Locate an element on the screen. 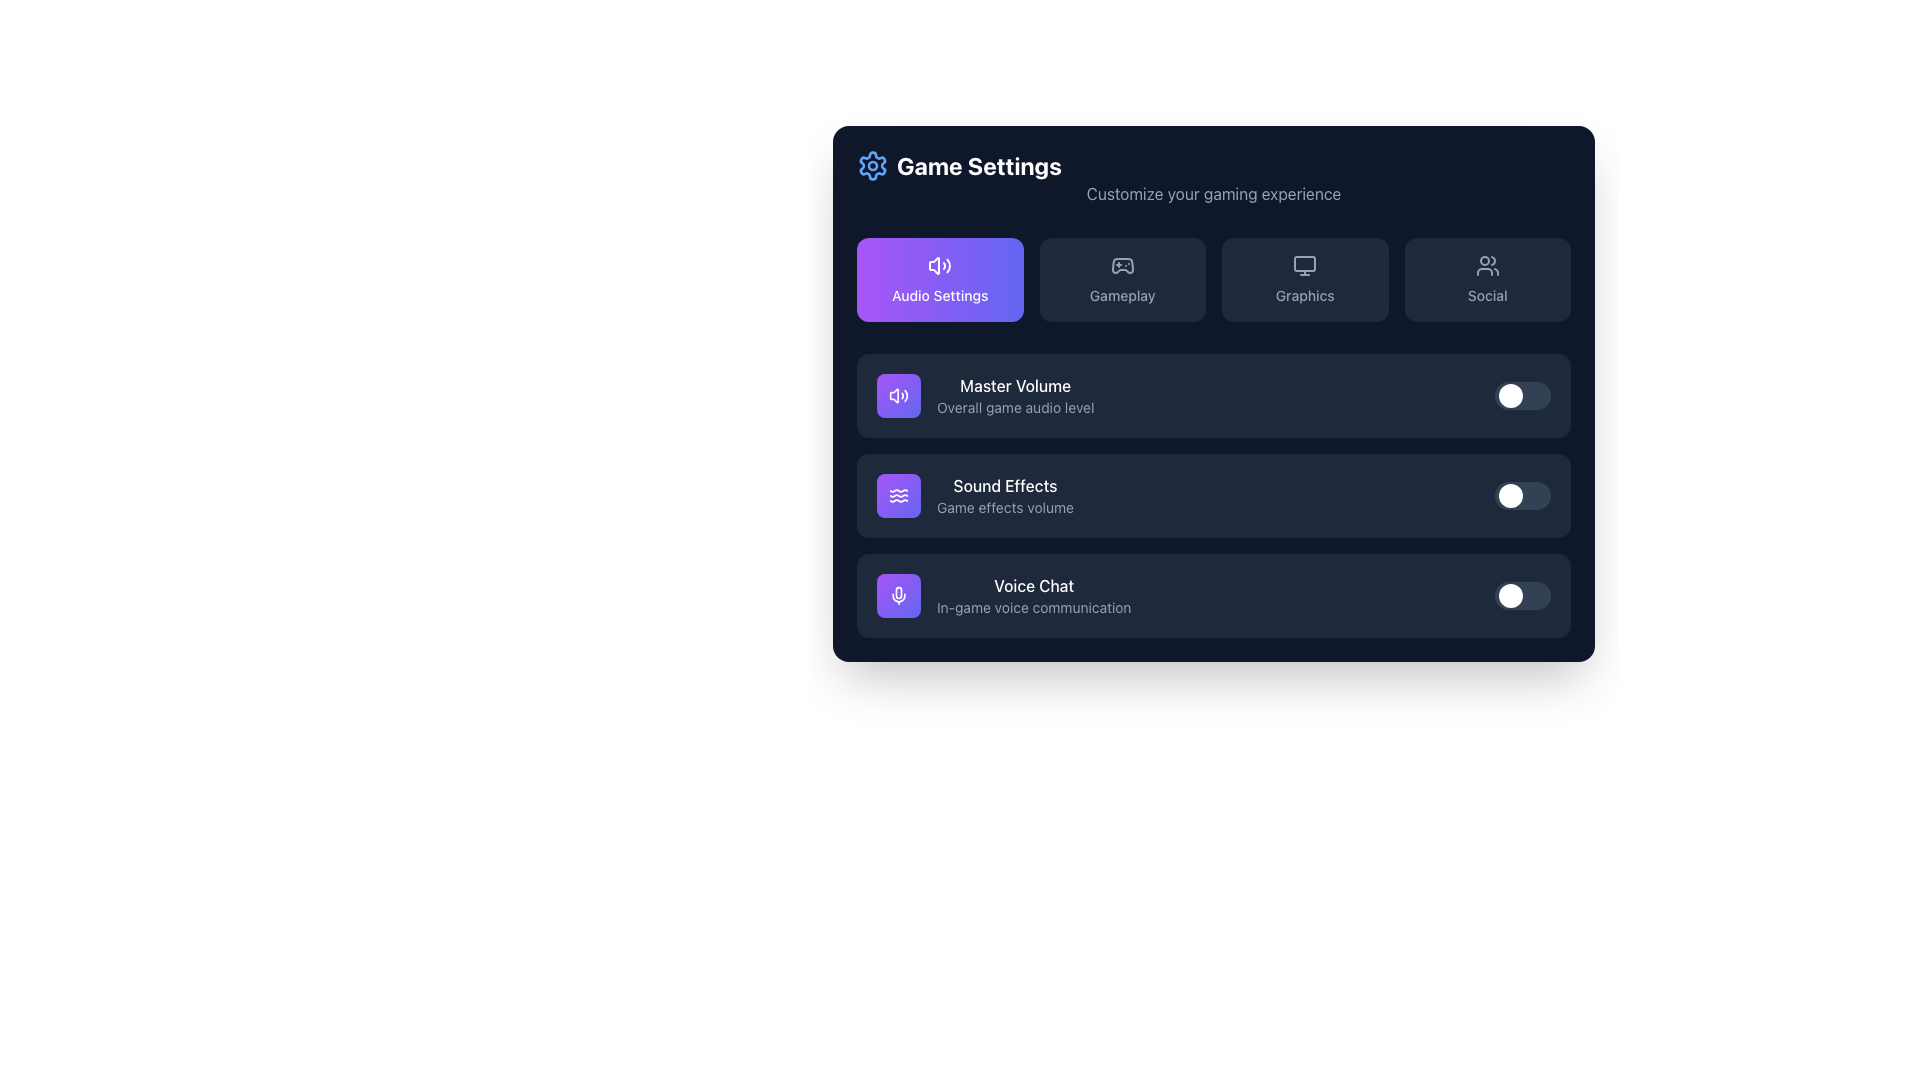 This screenshot has width=1920, height=1080. the static descriptive text labeled 'Game effects volume', which is located under the 'Sound Effects' title in the same section box is located at coordinates (1005, 507).